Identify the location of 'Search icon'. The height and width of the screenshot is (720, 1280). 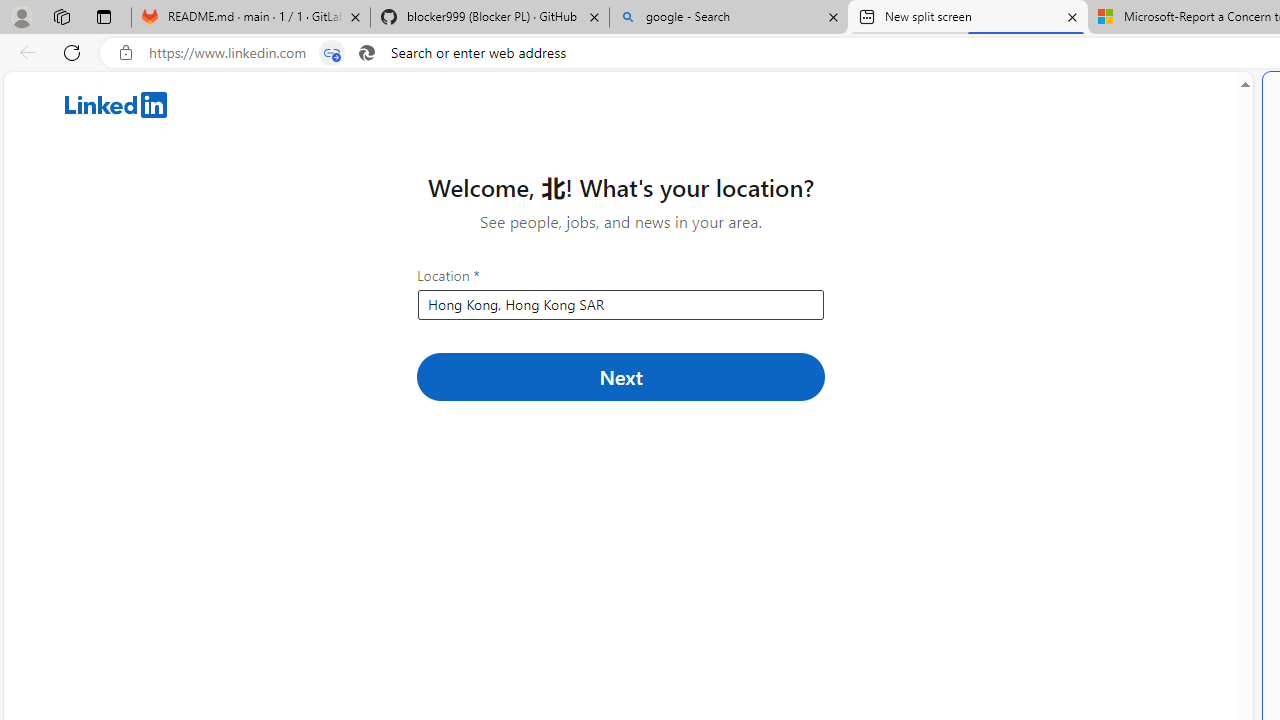
(366, 52).